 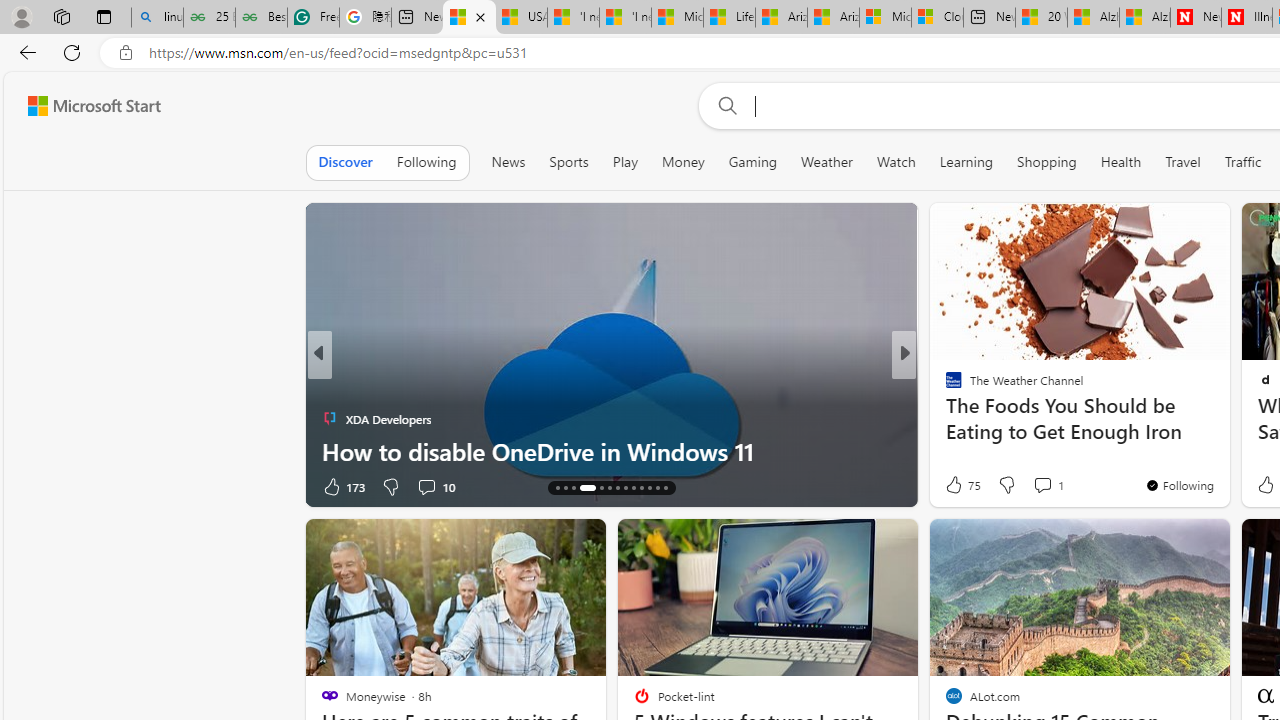 What do you see at coordinates (329, 418) in the screenshot?
I see `'XDA Developers'` at bounding box center [329, 418].